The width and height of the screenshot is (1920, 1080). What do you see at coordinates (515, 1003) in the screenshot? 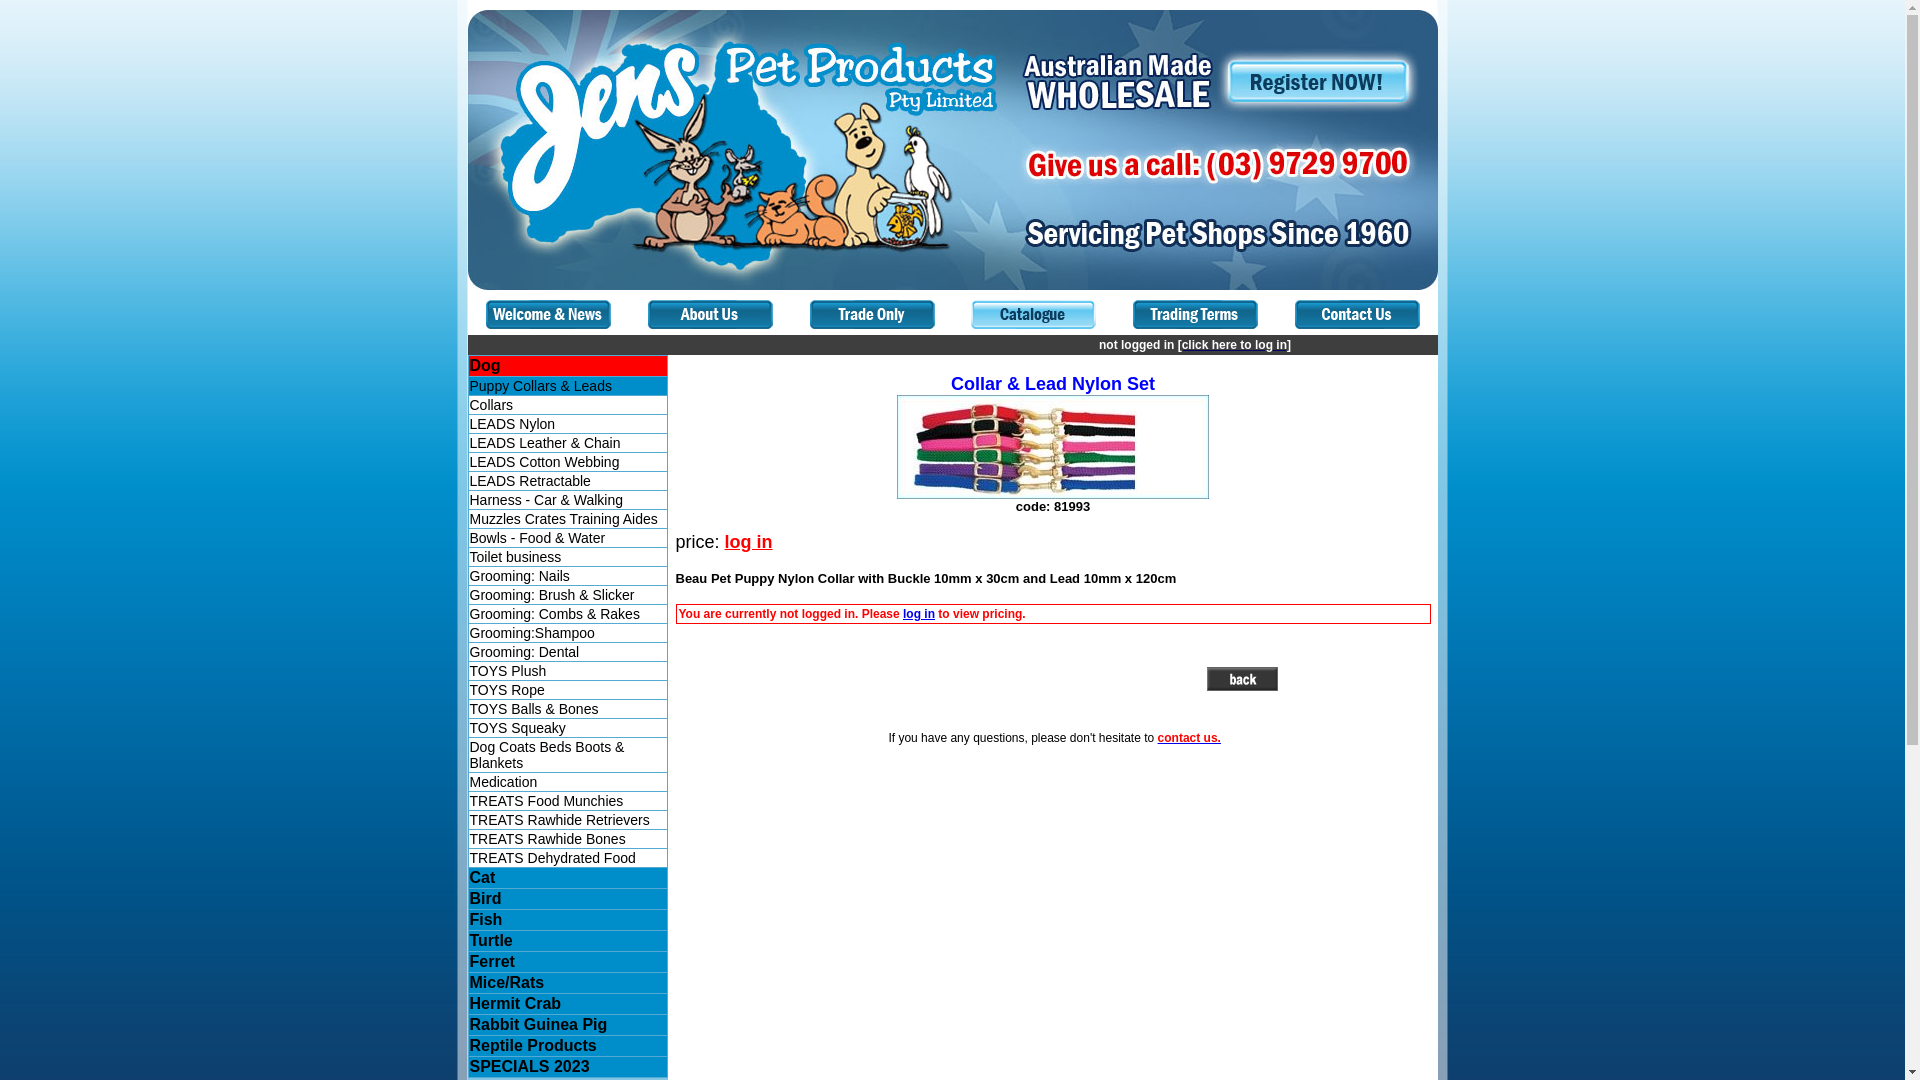
I see `'Hermit Crab'` at bounding box center [515, 1003].